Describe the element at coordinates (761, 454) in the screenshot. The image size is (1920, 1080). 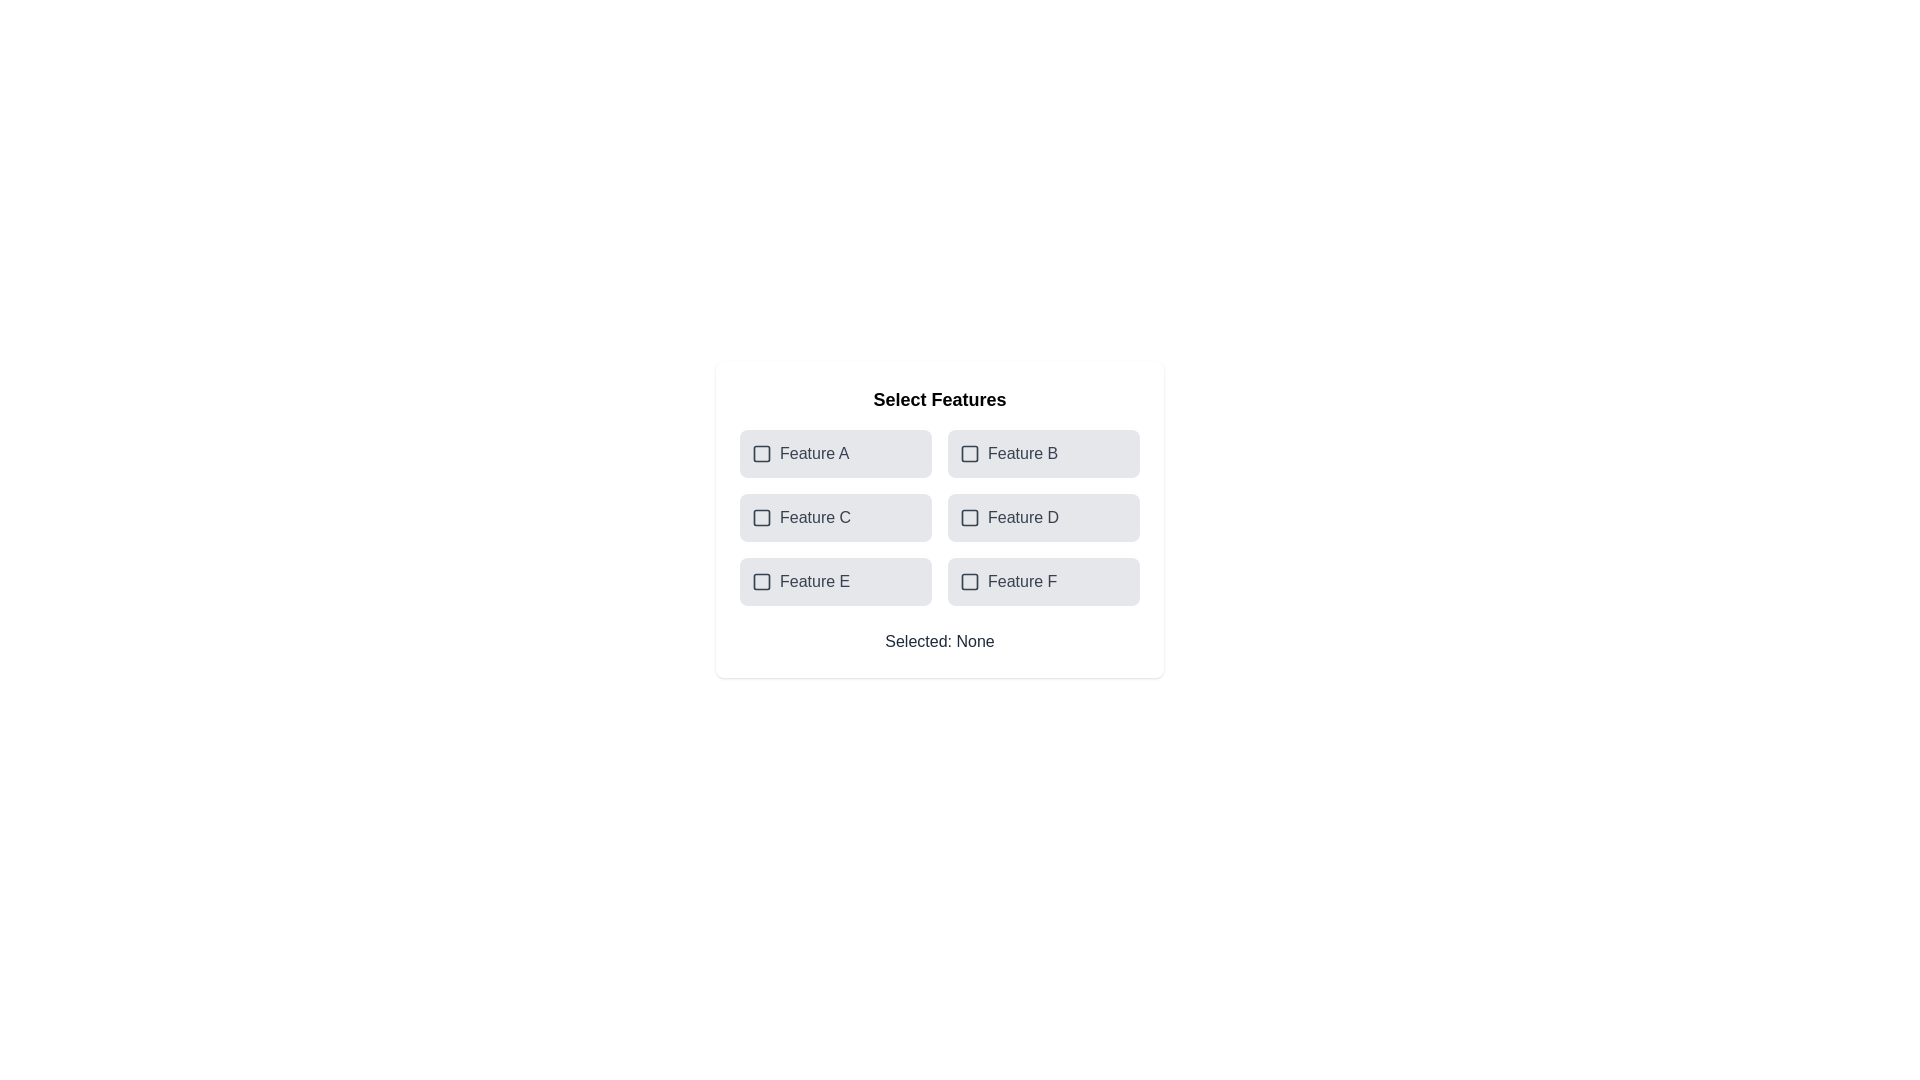
I see `the visual indicator inside the checkbox for 'Feature A', which confirms that the option is selected` at that location.